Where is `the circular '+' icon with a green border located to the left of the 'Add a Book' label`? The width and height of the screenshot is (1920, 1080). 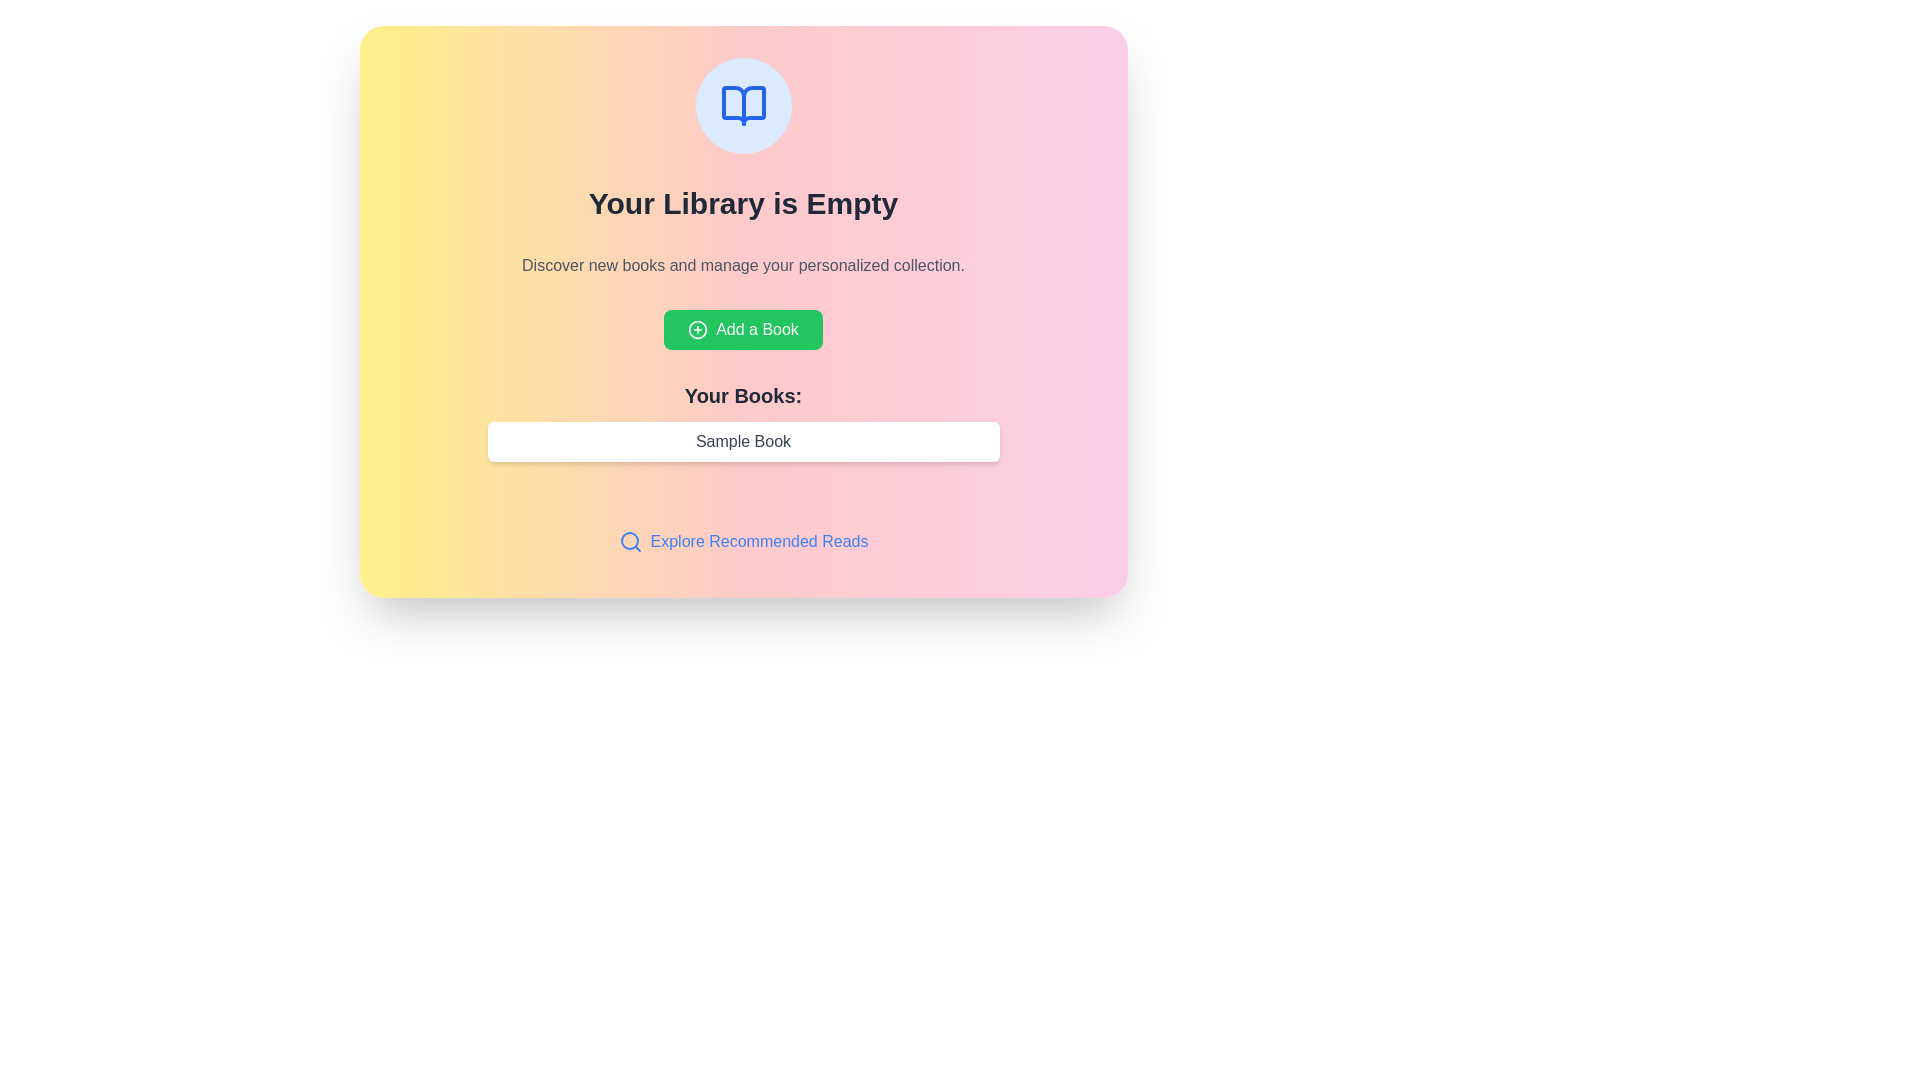 the circular '+' icon with a green border located to the left of the 'Add a Book' label is located at coordinates (698, 329).